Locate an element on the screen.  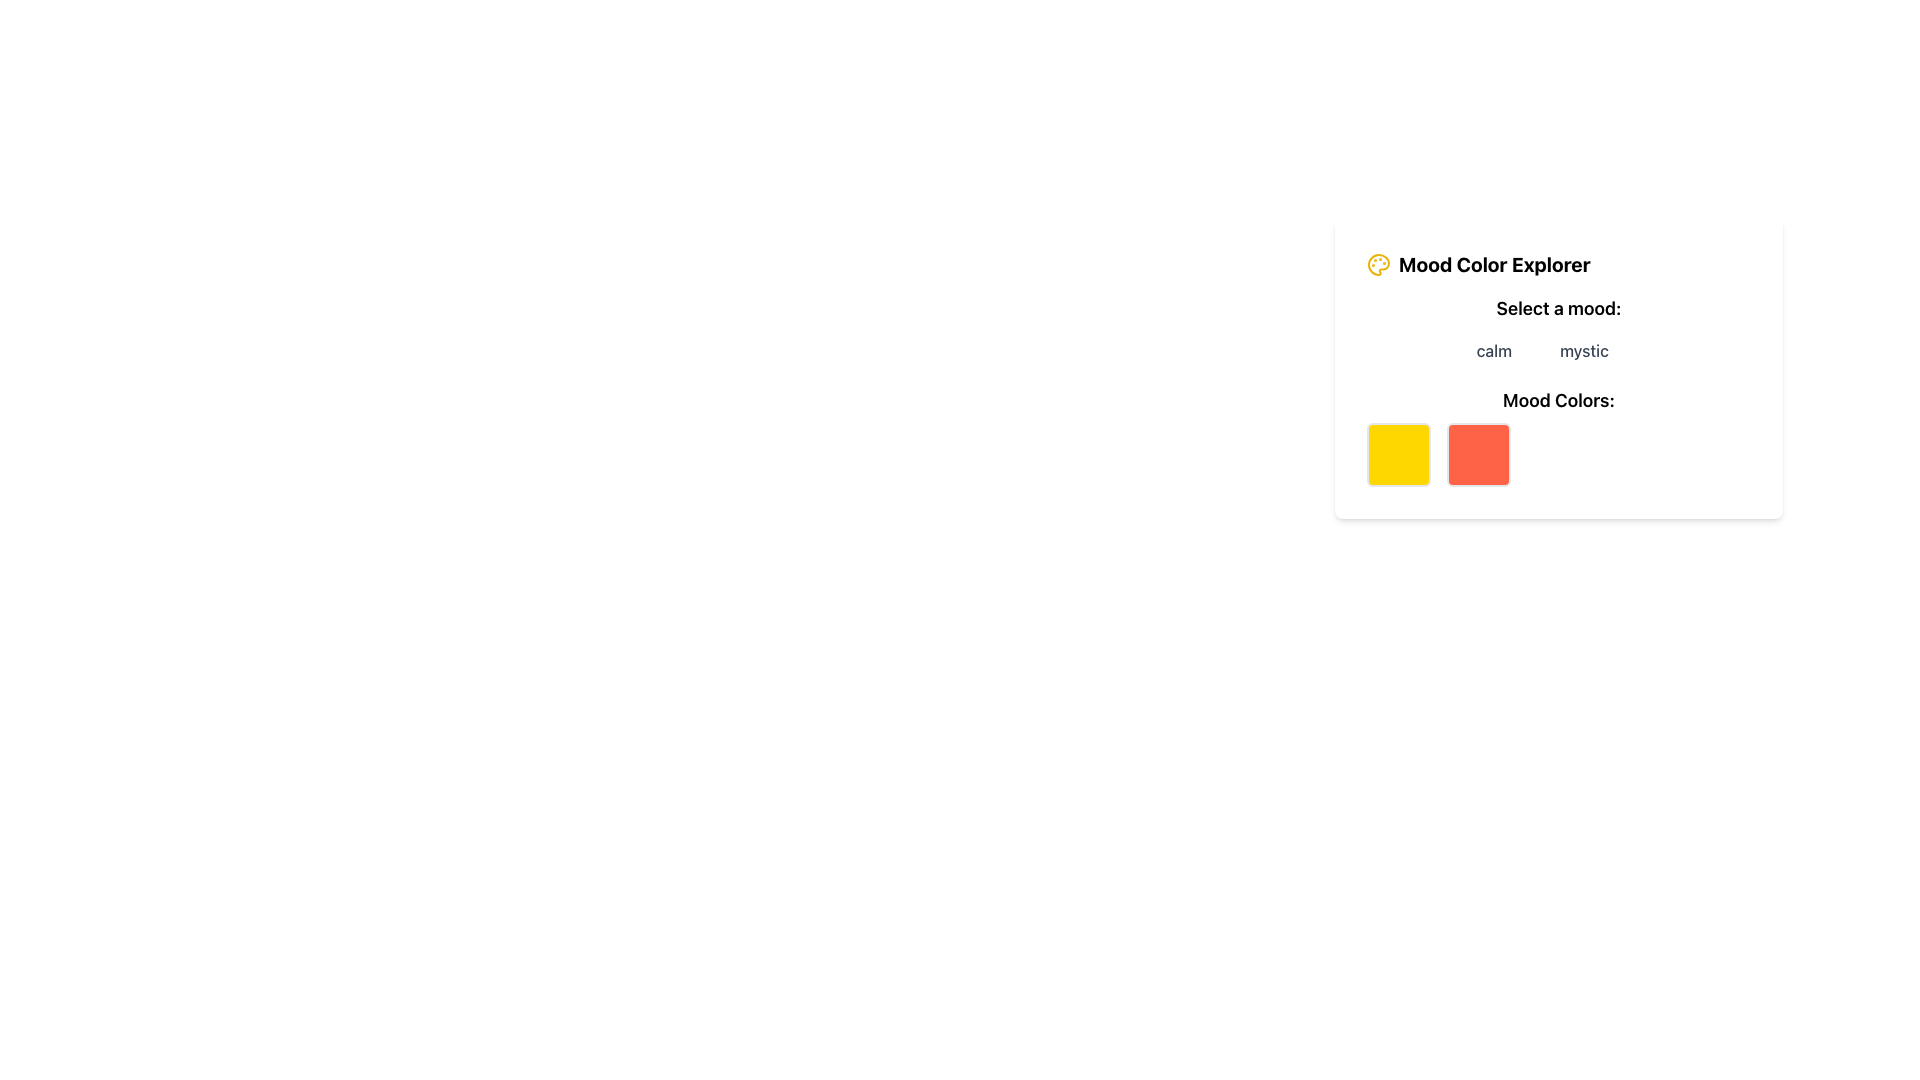
the second color box in the 'Mood Color Explorer' section is located at coordinates (1478, 455).